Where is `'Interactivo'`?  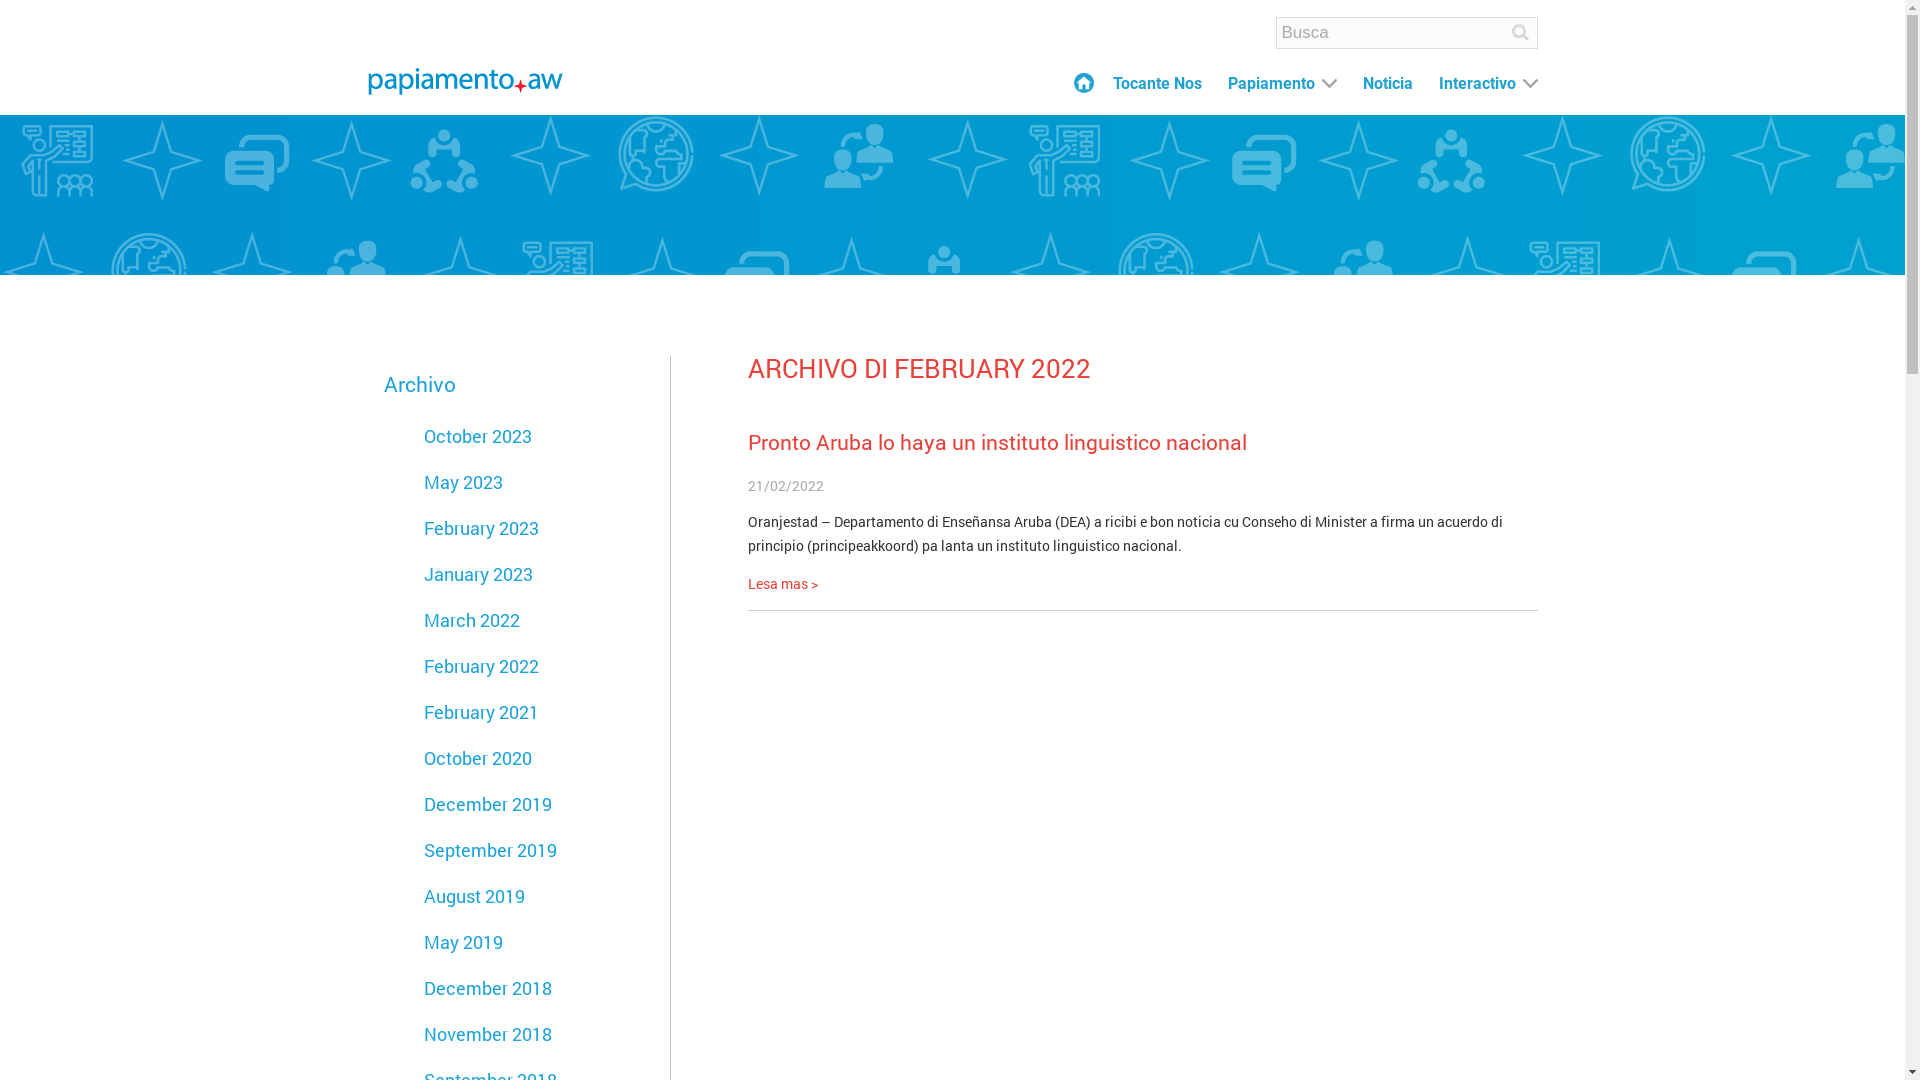
'Interactivo' is located at coordinates (1437, 83).